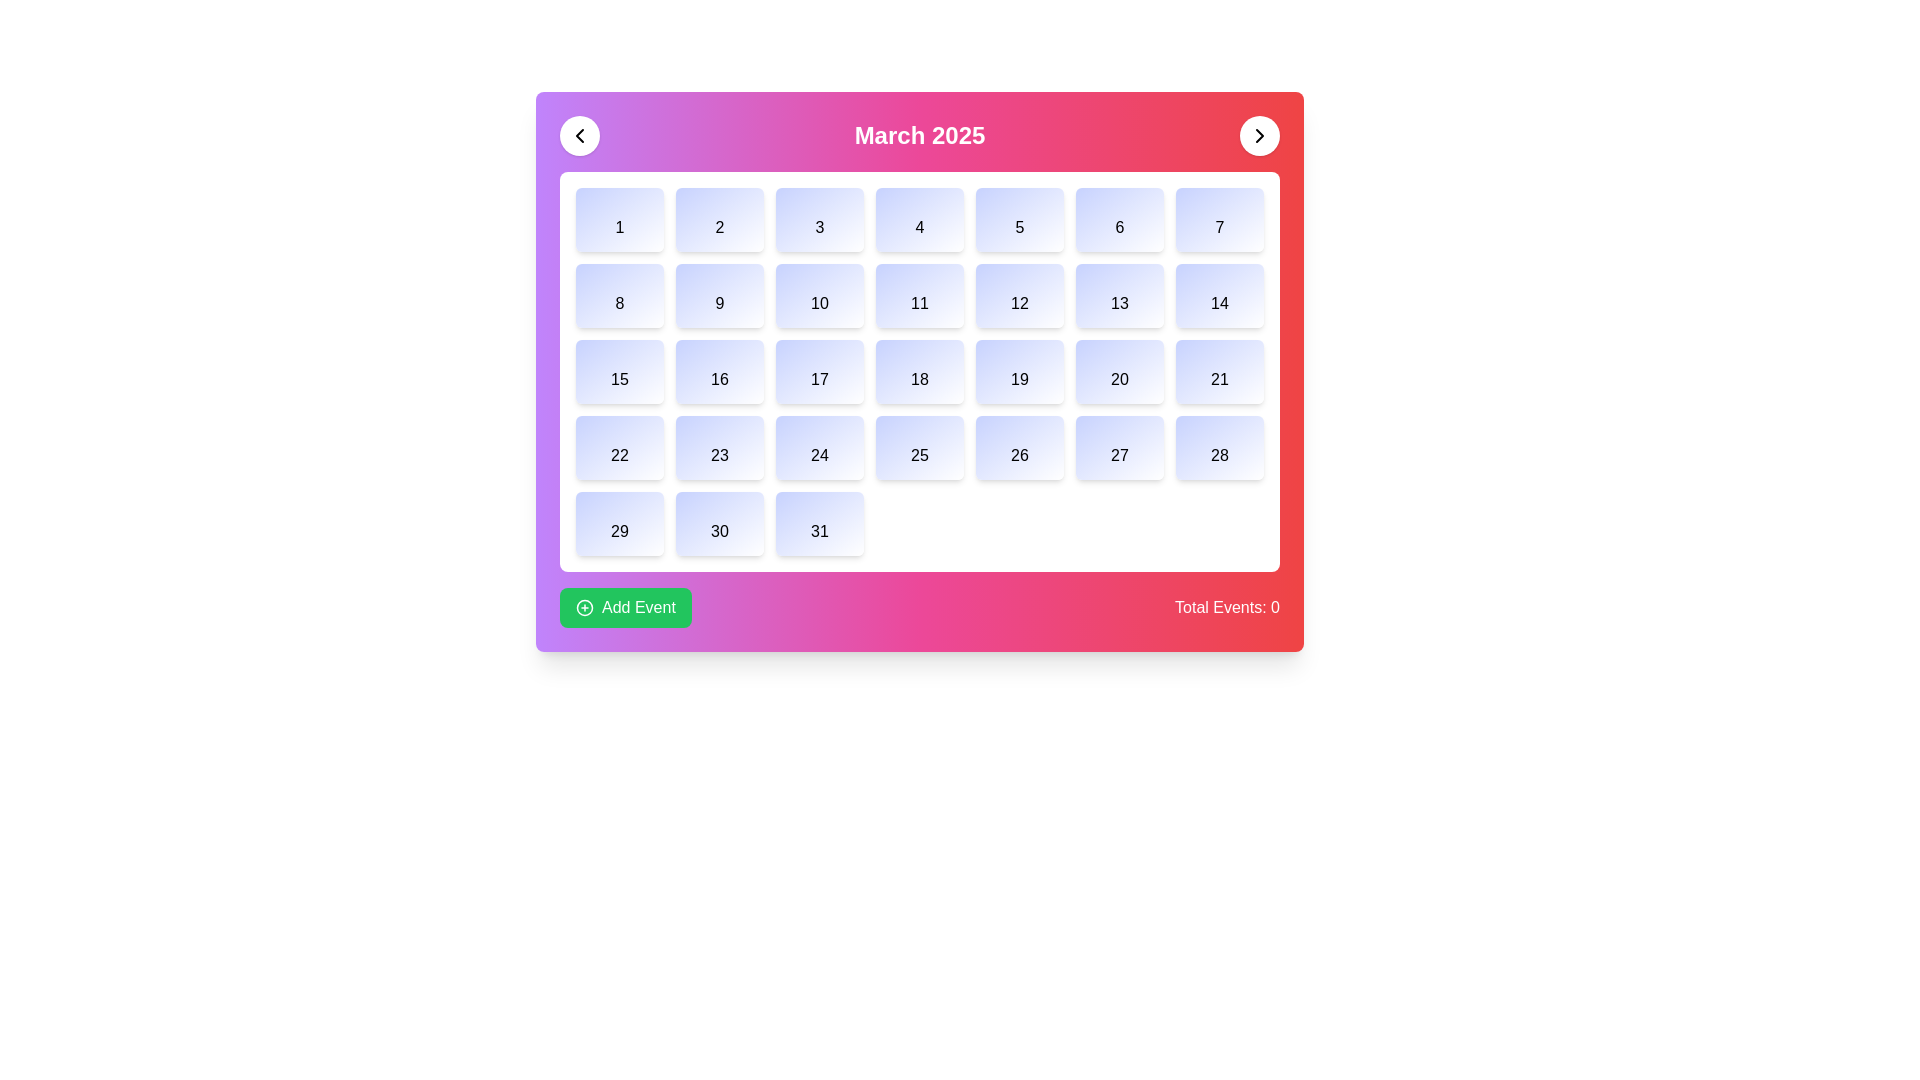 The height and width of the screenshot is (1080, 1920). What do you see at coordinates (919, 371) in the screenshot?
I see `individual dates within the interactive calendar grid for March 2025, located centrally below the month header` at bounding box center [919, 371].